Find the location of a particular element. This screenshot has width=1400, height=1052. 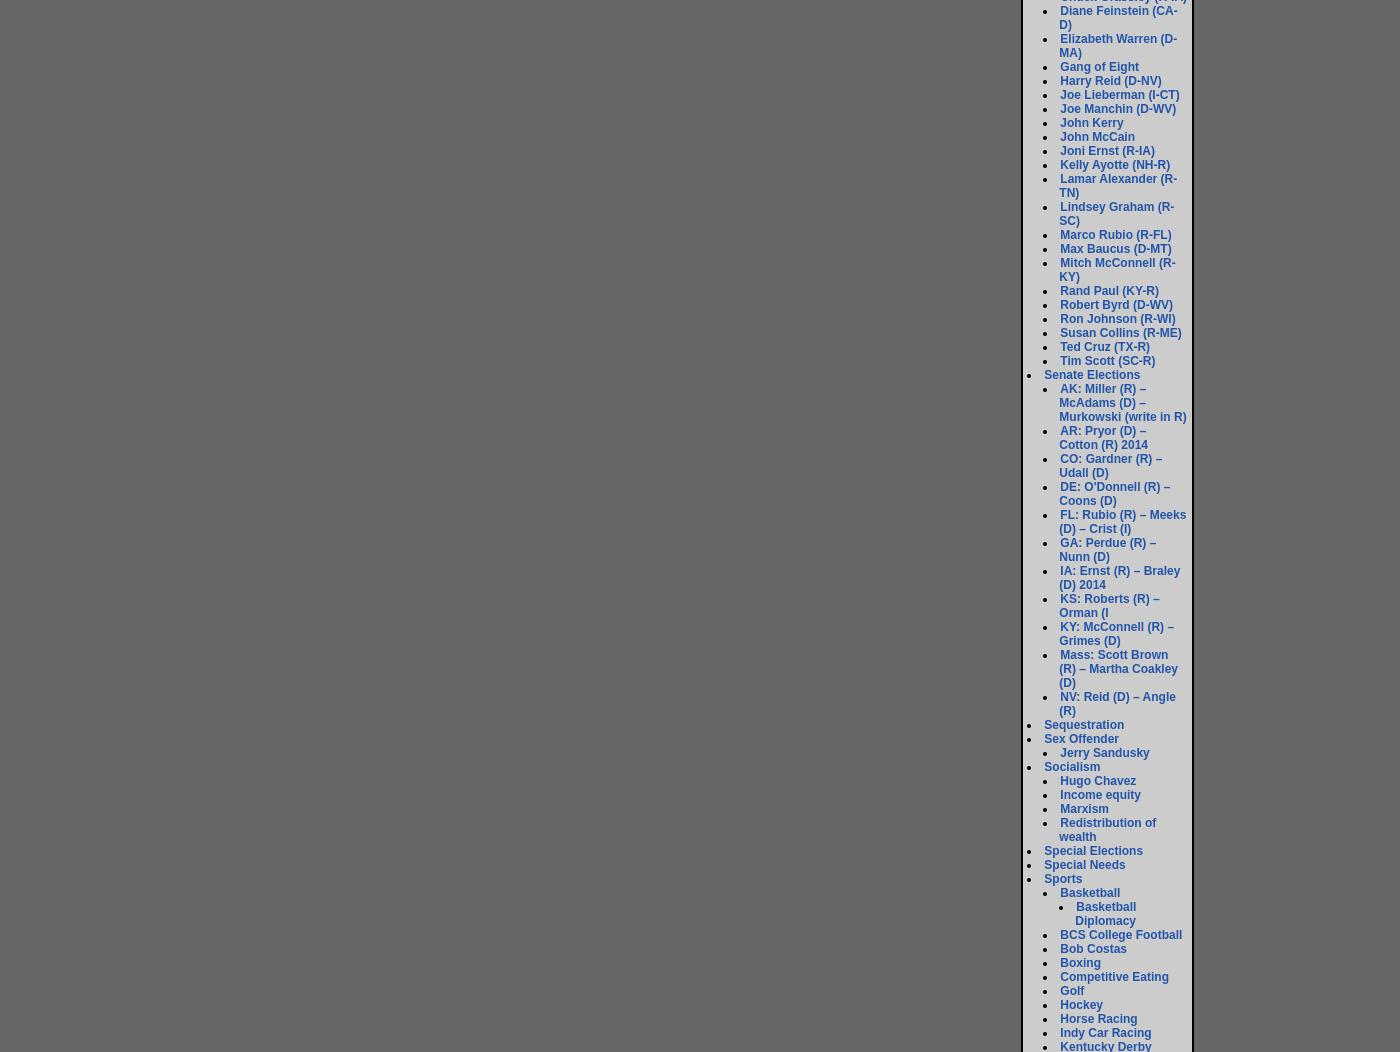

'Lamar Alexander (R-TN)' is located at coordinates (1118, 185).